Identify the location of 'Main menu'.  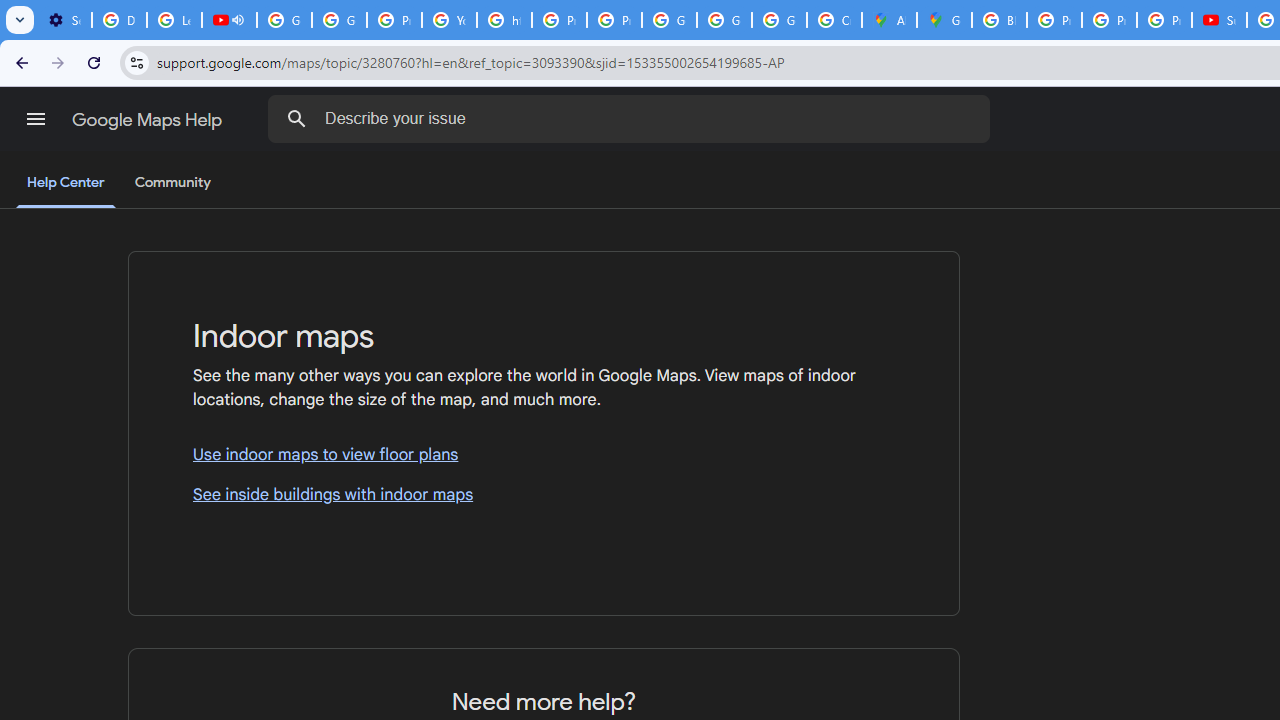
(35, 119).